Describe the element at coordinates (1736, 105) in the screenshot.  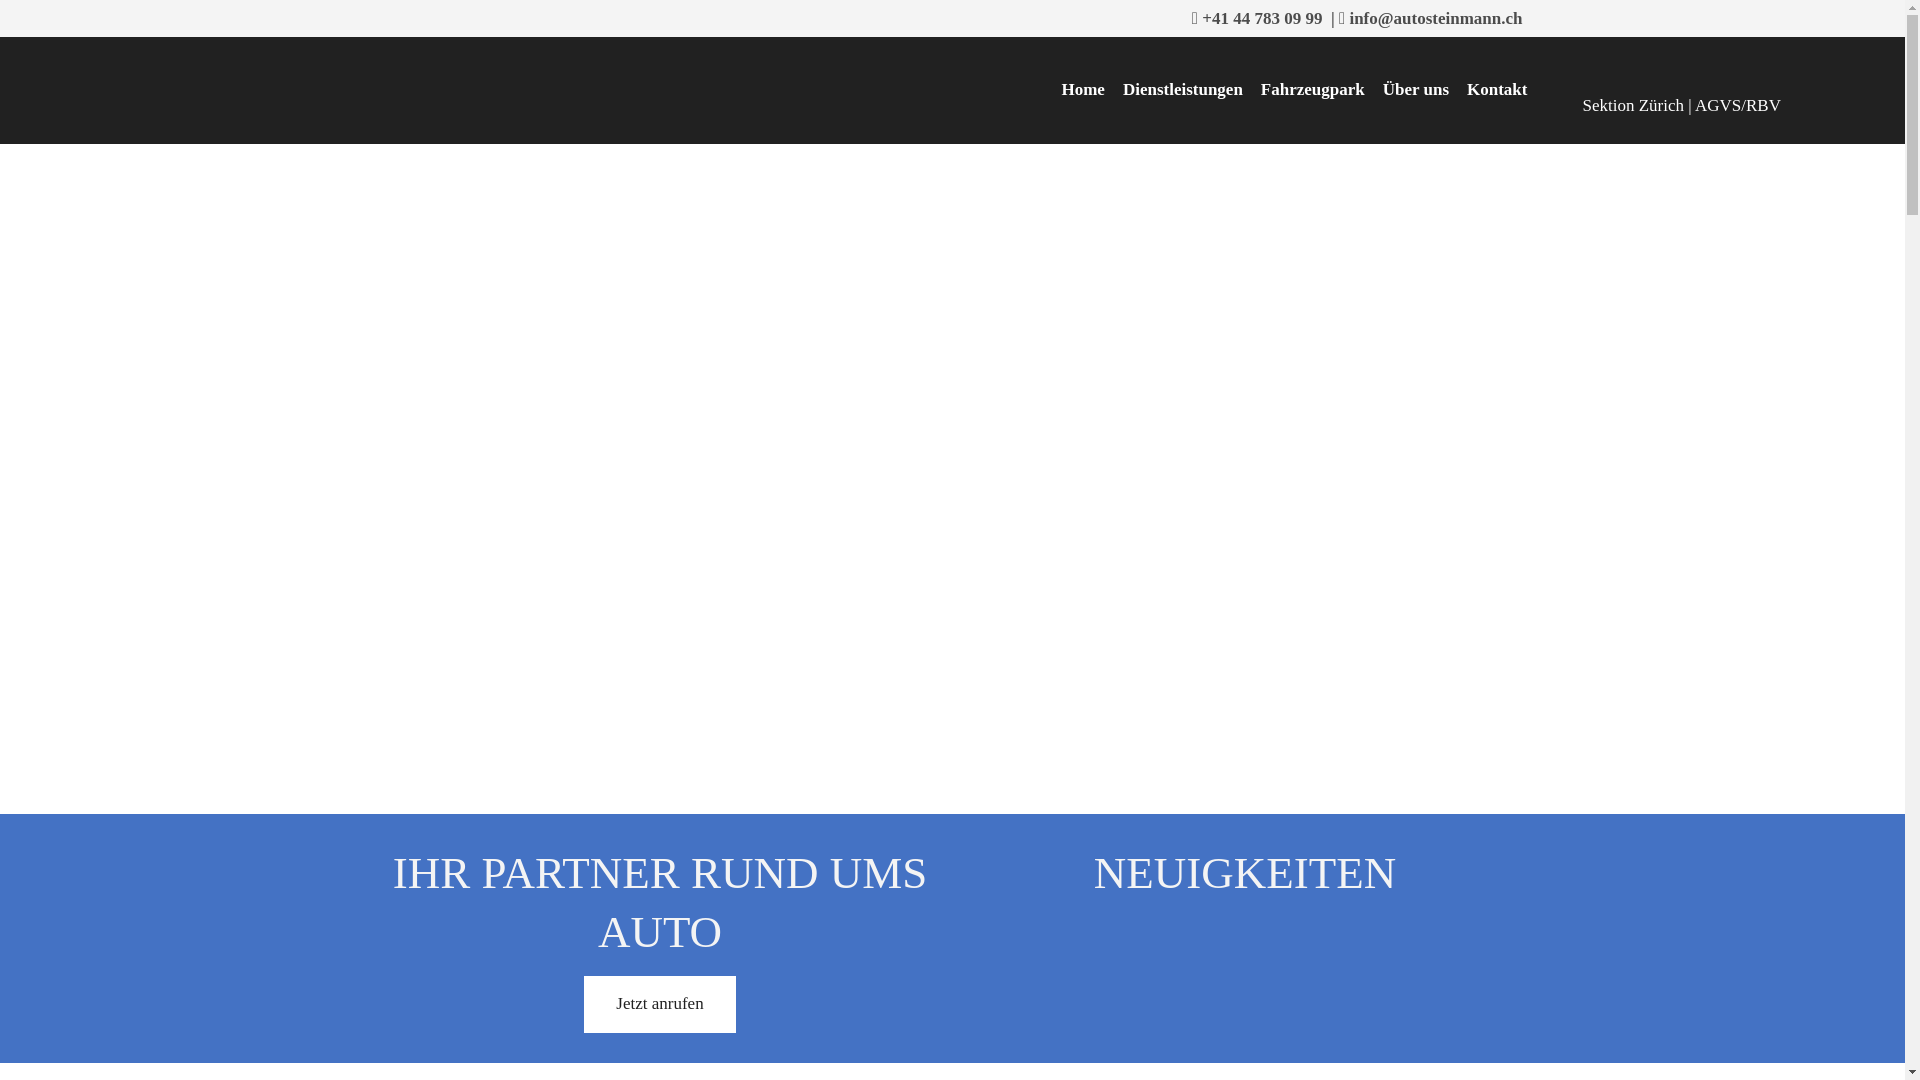
I see `'AGVS/RBV'` at that location.